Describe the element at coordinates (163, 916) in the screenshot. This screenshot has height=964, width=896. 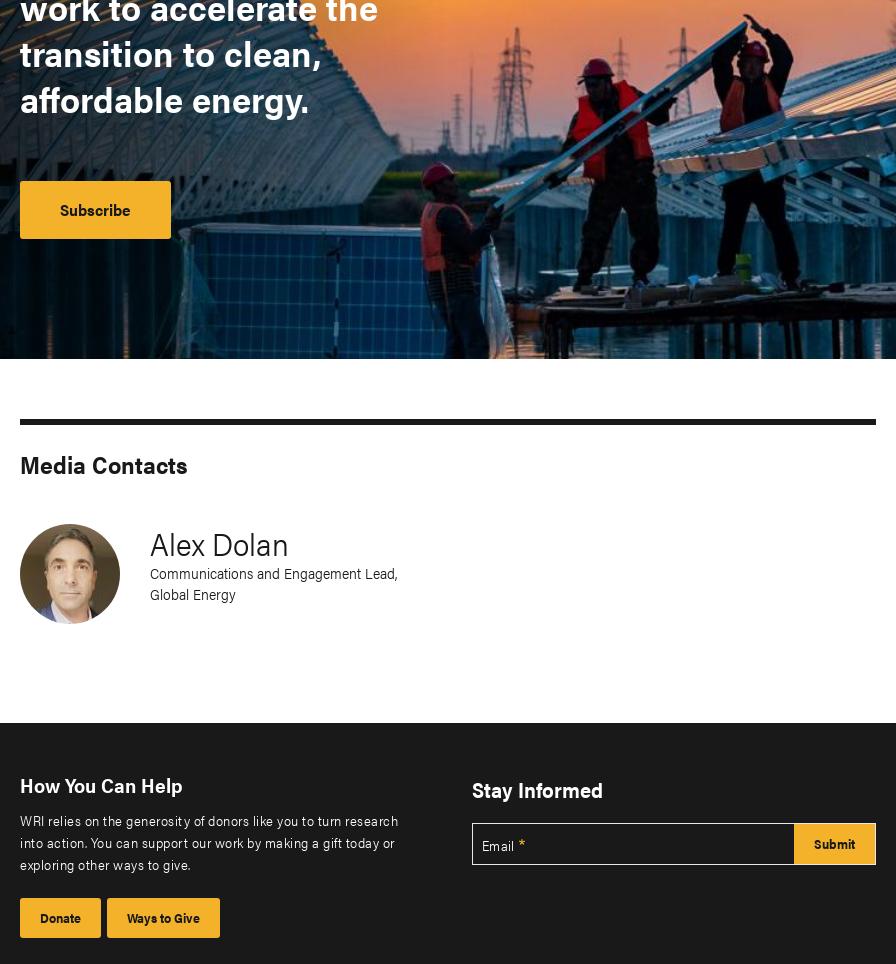
I see `'Ways to Give'` at that location.